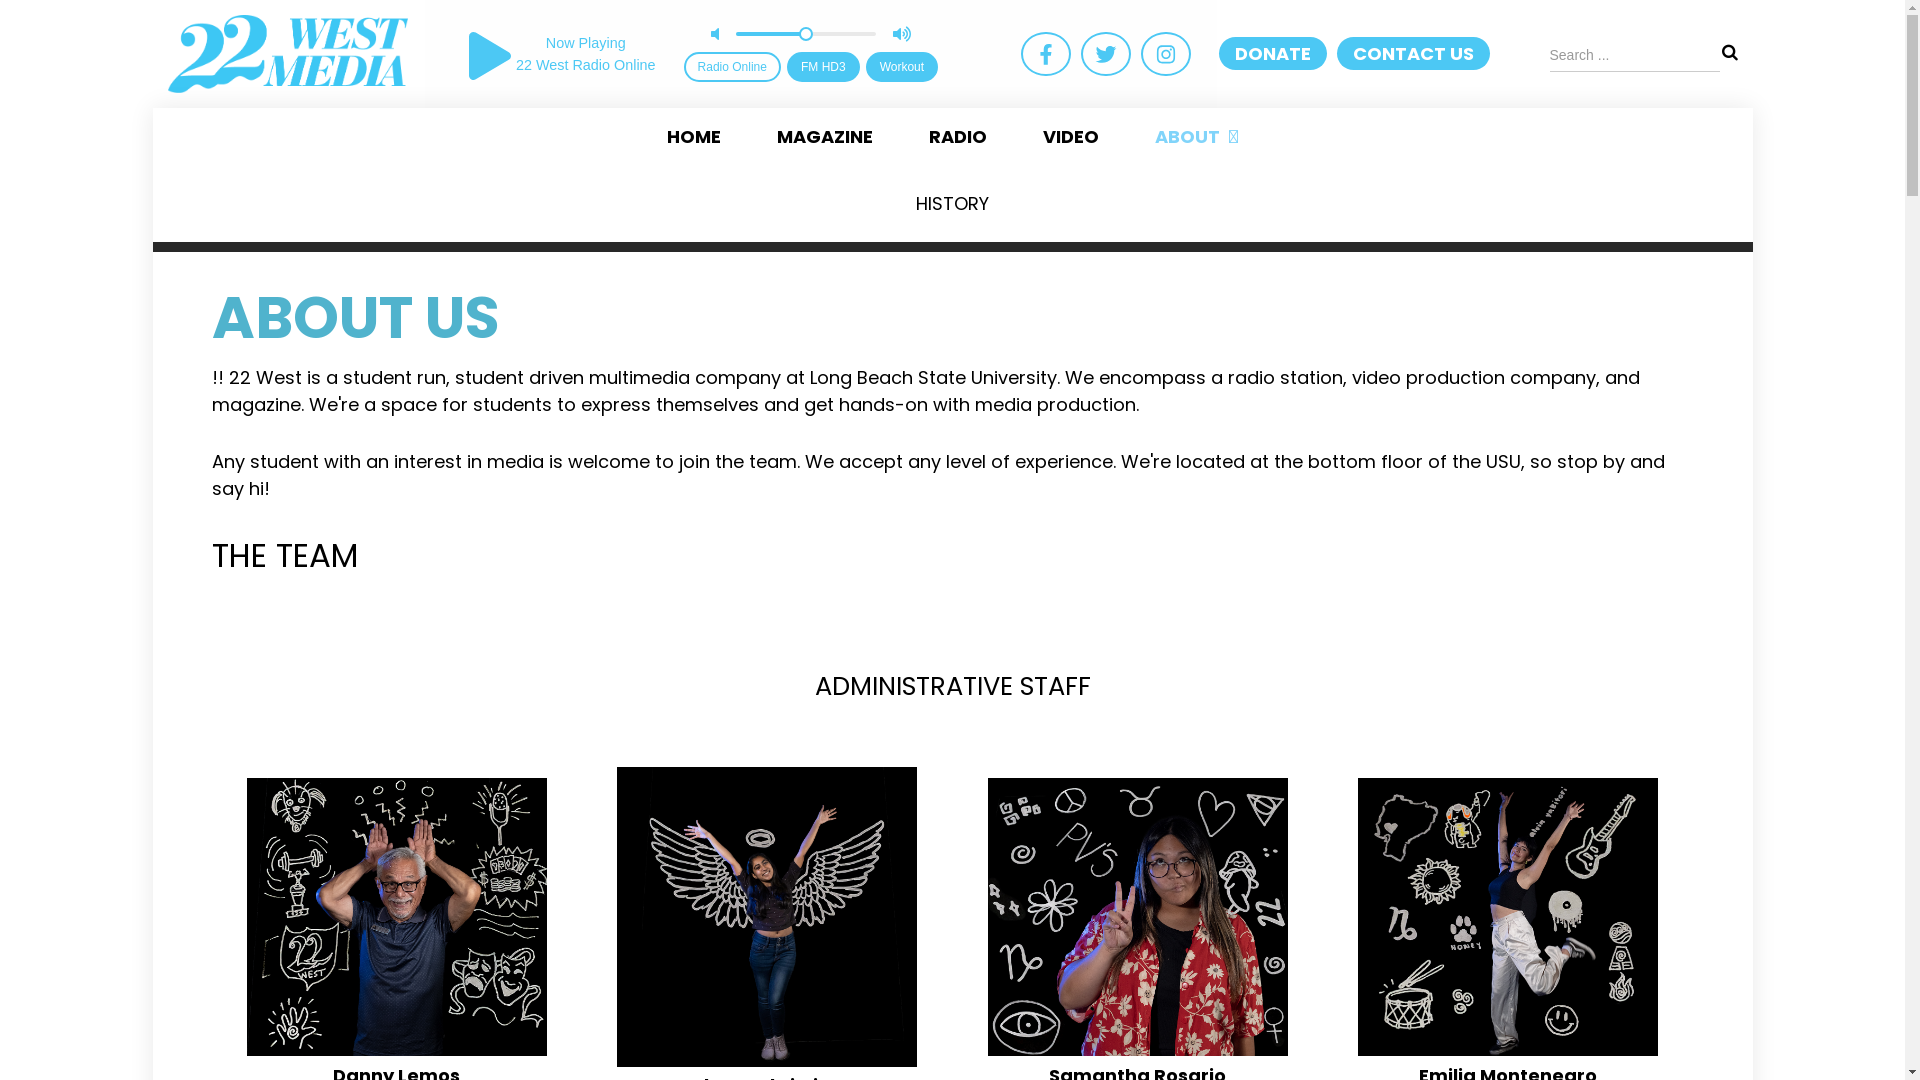 The width and height of the screenshot is (1920, 1080). I want to click on 'DONATE', so click(1233, 52).